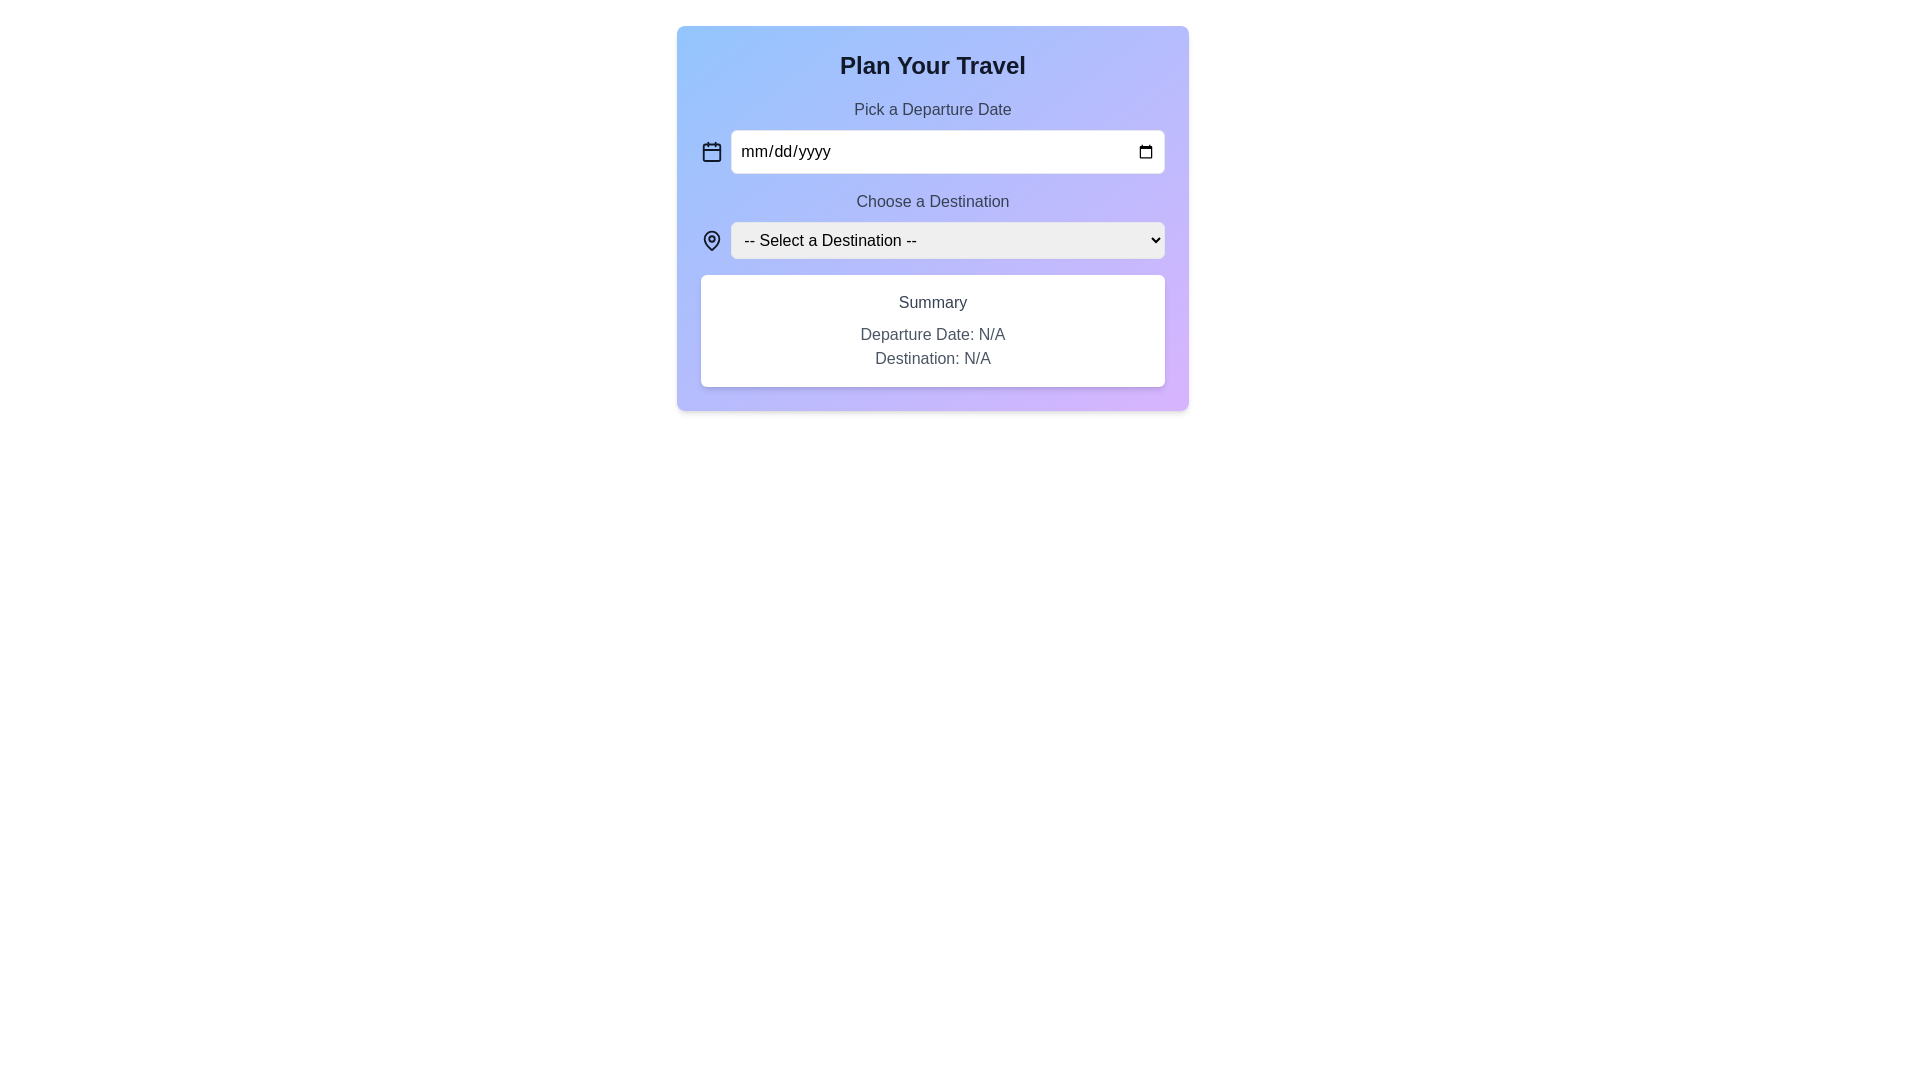  I want to click on the date input field, which has a placeholder displaying 'mm/dd/yyyy' and is styled with rounded corners, to focus and input a date, so click(947, 150).